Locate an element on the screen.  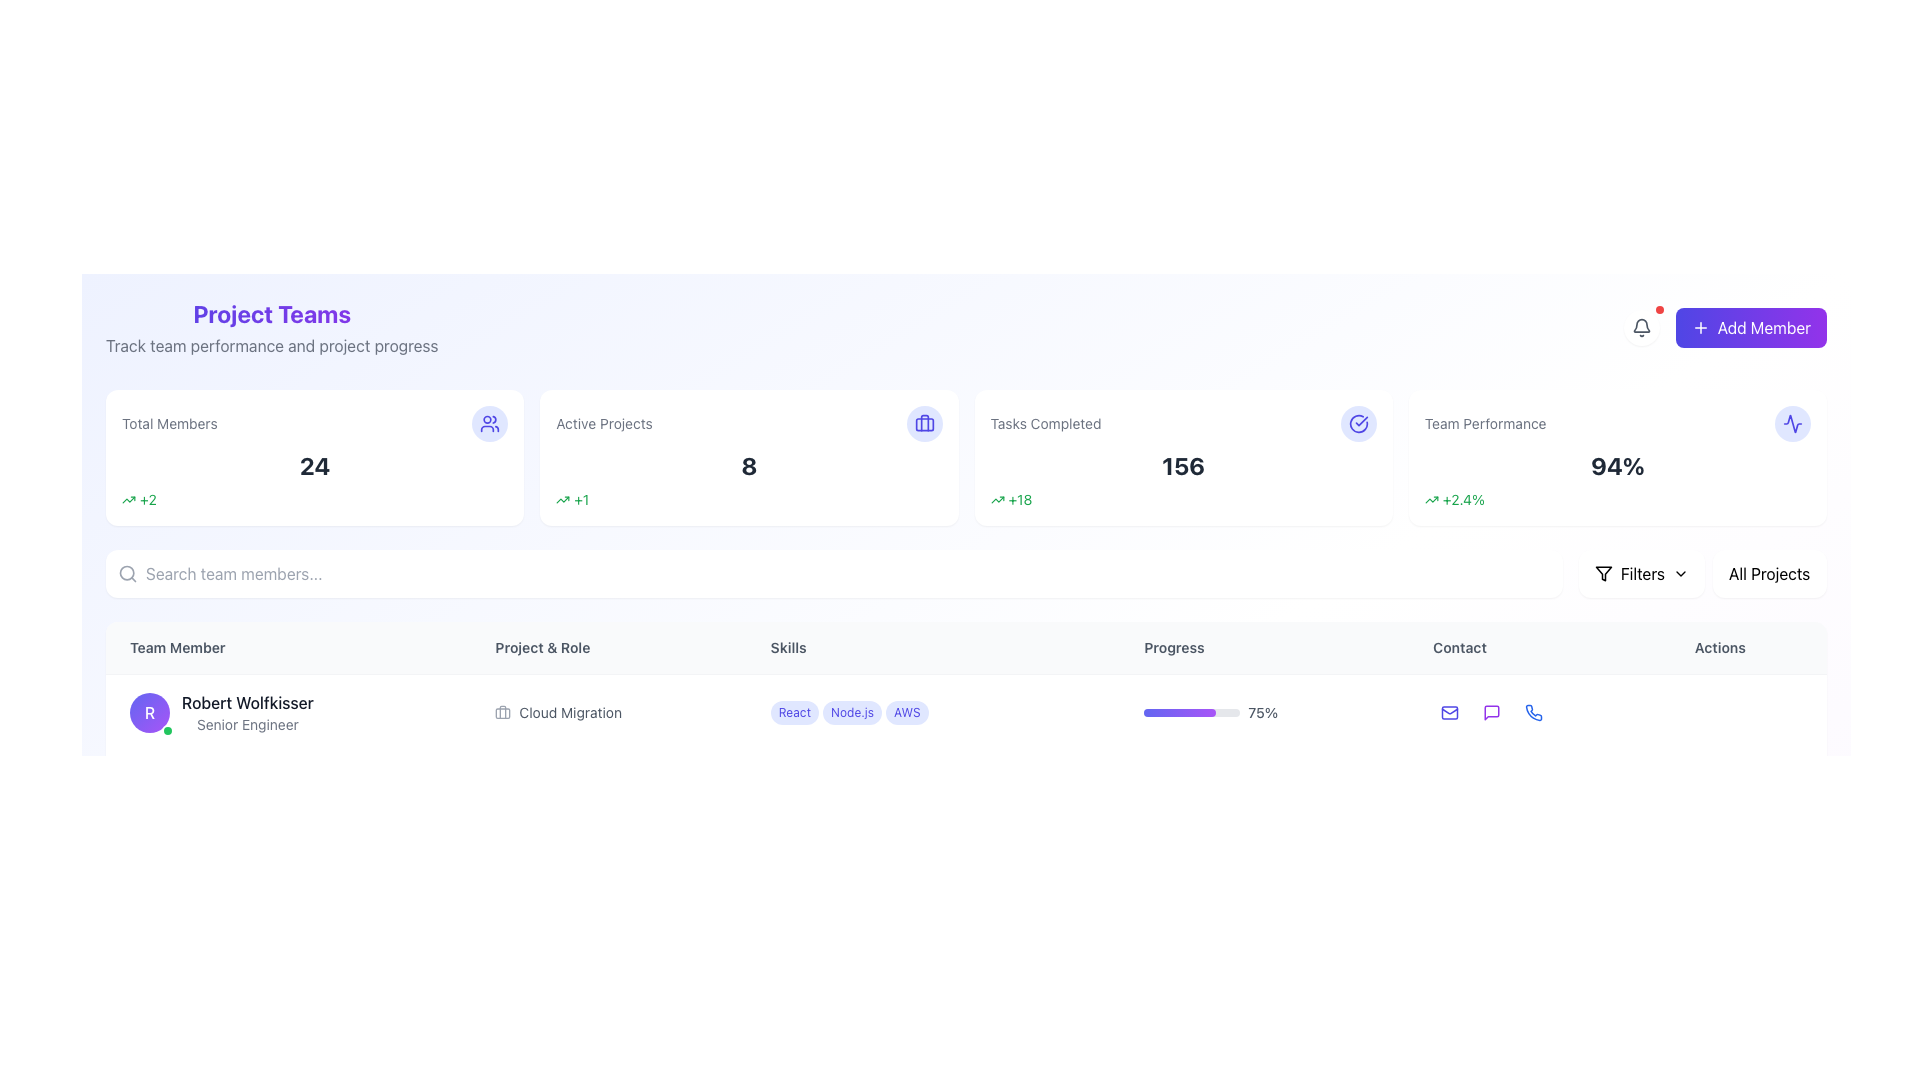
the Tag/Label with the text 'Node.js' which is a small pill-shaped label with a light indigo background, located under the 'Skills' column in the row for 'Robert Wolfkisser.' is located at coordinates (852, 712).